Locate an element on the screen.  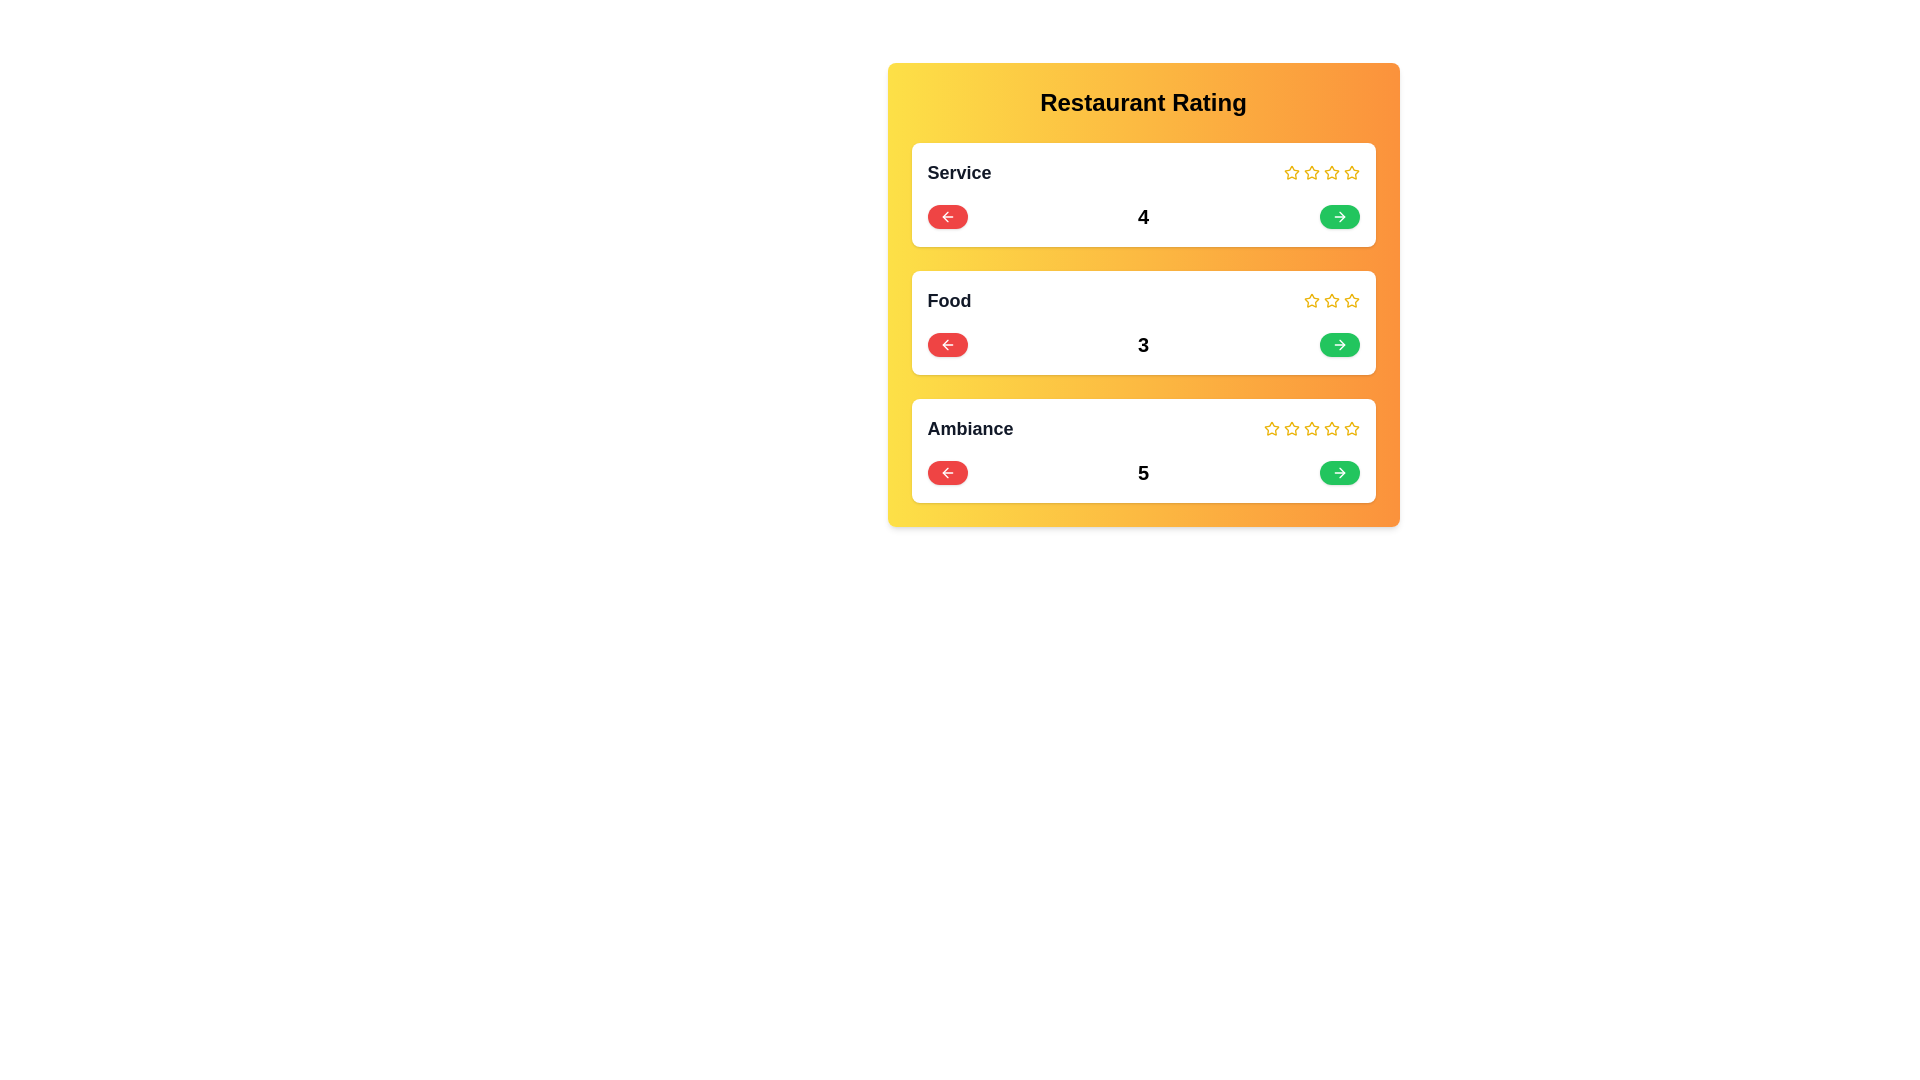
the circular red button with a white left arrow icon located at the leftmost side of the row under the 'Service' label in the 'Restaurant Rating' section is located at coordinates (946, 216).